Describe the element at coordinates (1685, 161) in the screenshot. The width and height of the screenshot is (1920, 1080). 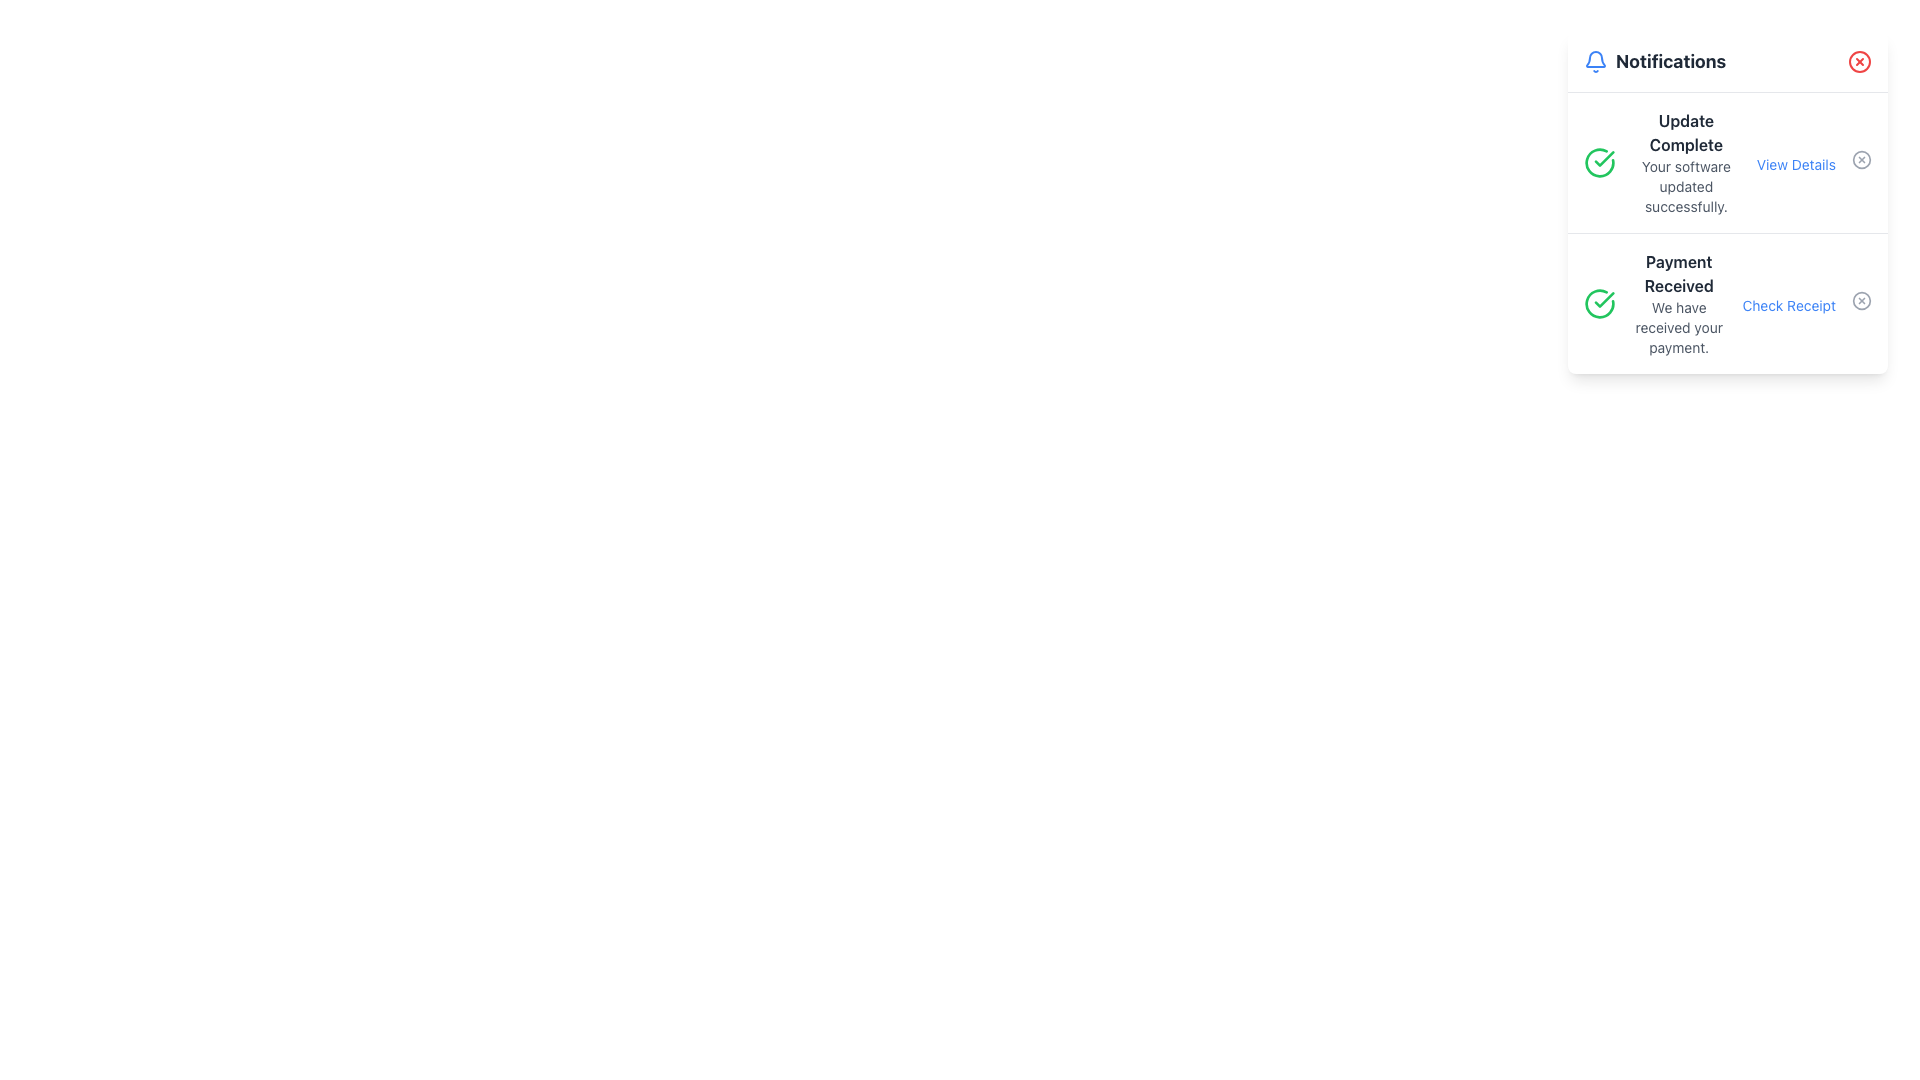
I see `the text display element that shows 'Update Complete' and 'Your software updated successfully', located near the top of the notifications panel` at that location.